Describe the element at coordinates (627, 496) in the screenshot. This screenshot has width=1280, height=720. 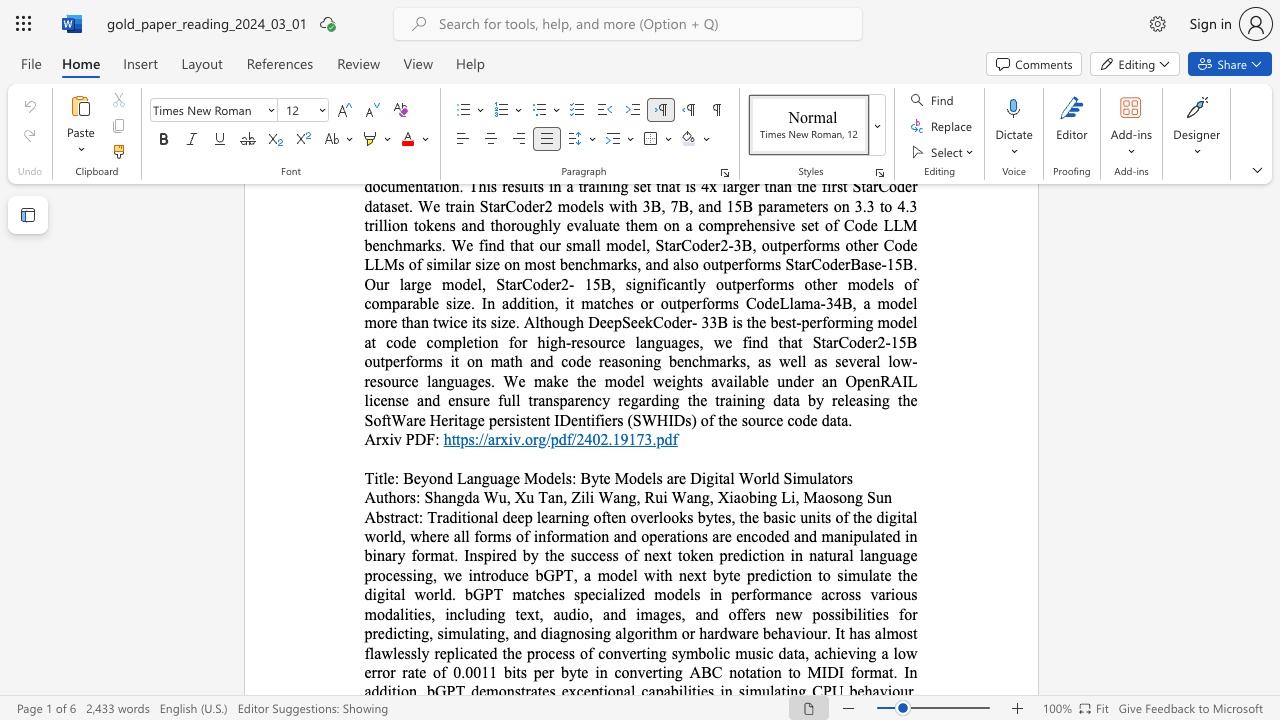
I see `the subset text "g," within the text "Zili Wang,"` at that location.